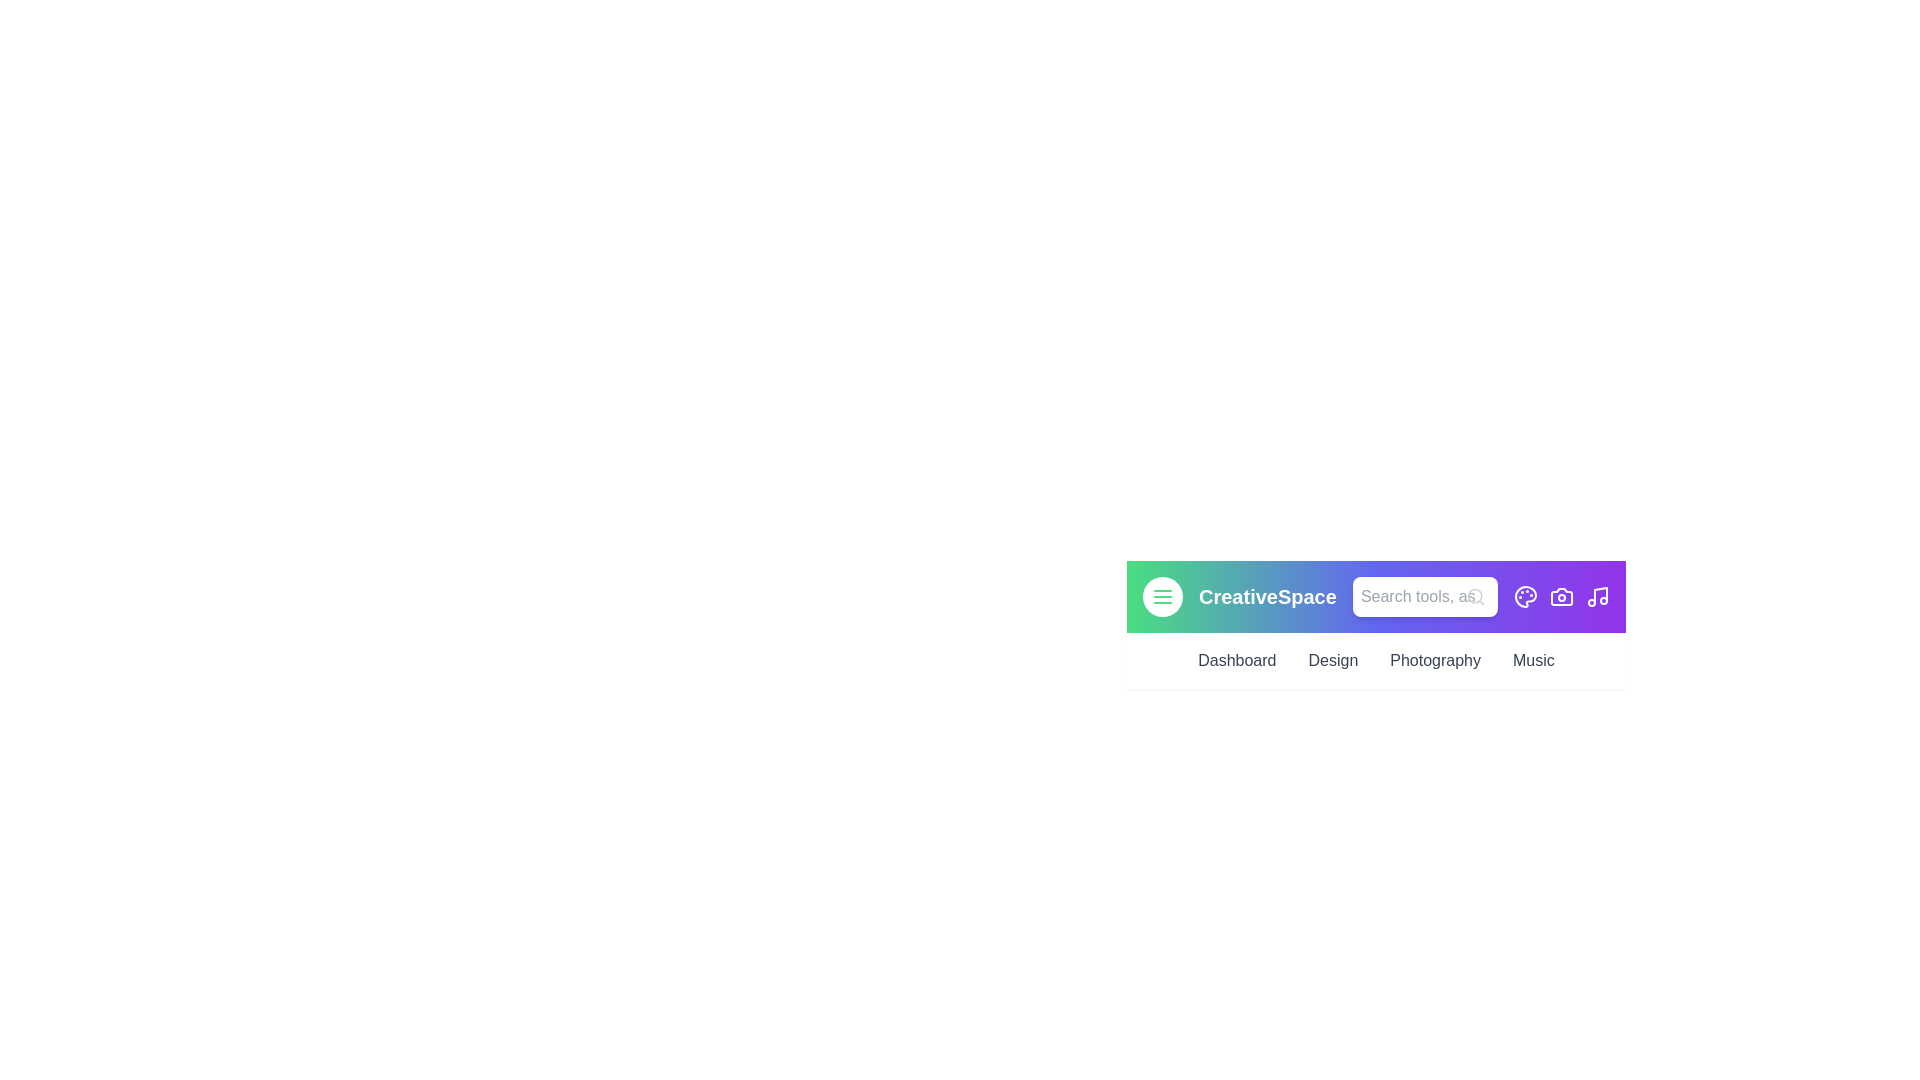 The image size is (1920, 1080). Describe the element at coordinates (1531, 660) in the screenshot. I see `the Music link in the navigation bar` at that location.